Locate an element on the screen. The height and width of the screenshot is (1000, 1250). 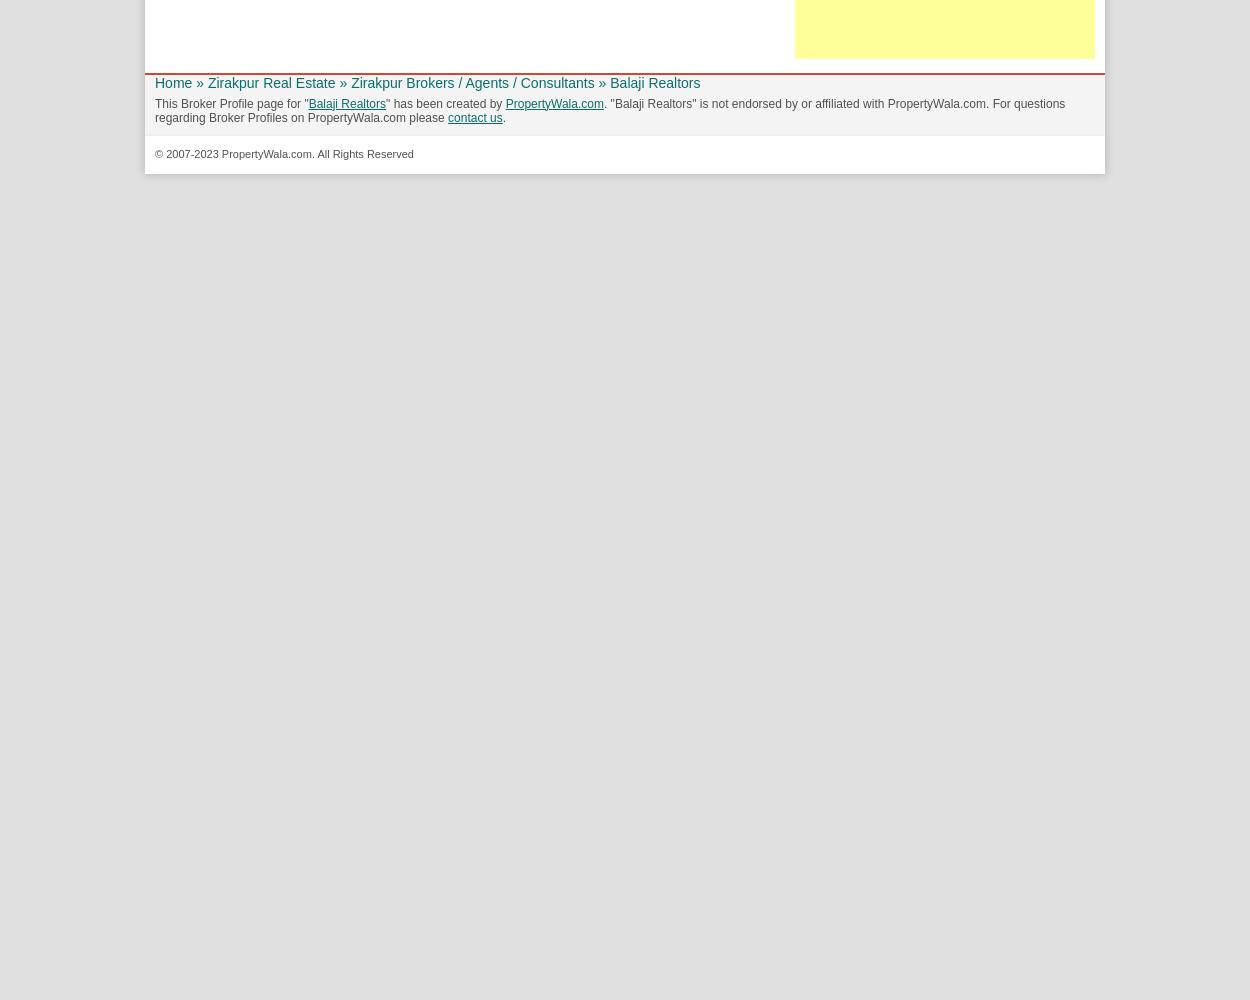
'. "Balaji Realtors" is not endorsed by or affiliated with PropertyWala.com. For questions
                regarding
                Broker
                Profiles on PropertyWala.com please' is located at coordinates (609, 109).